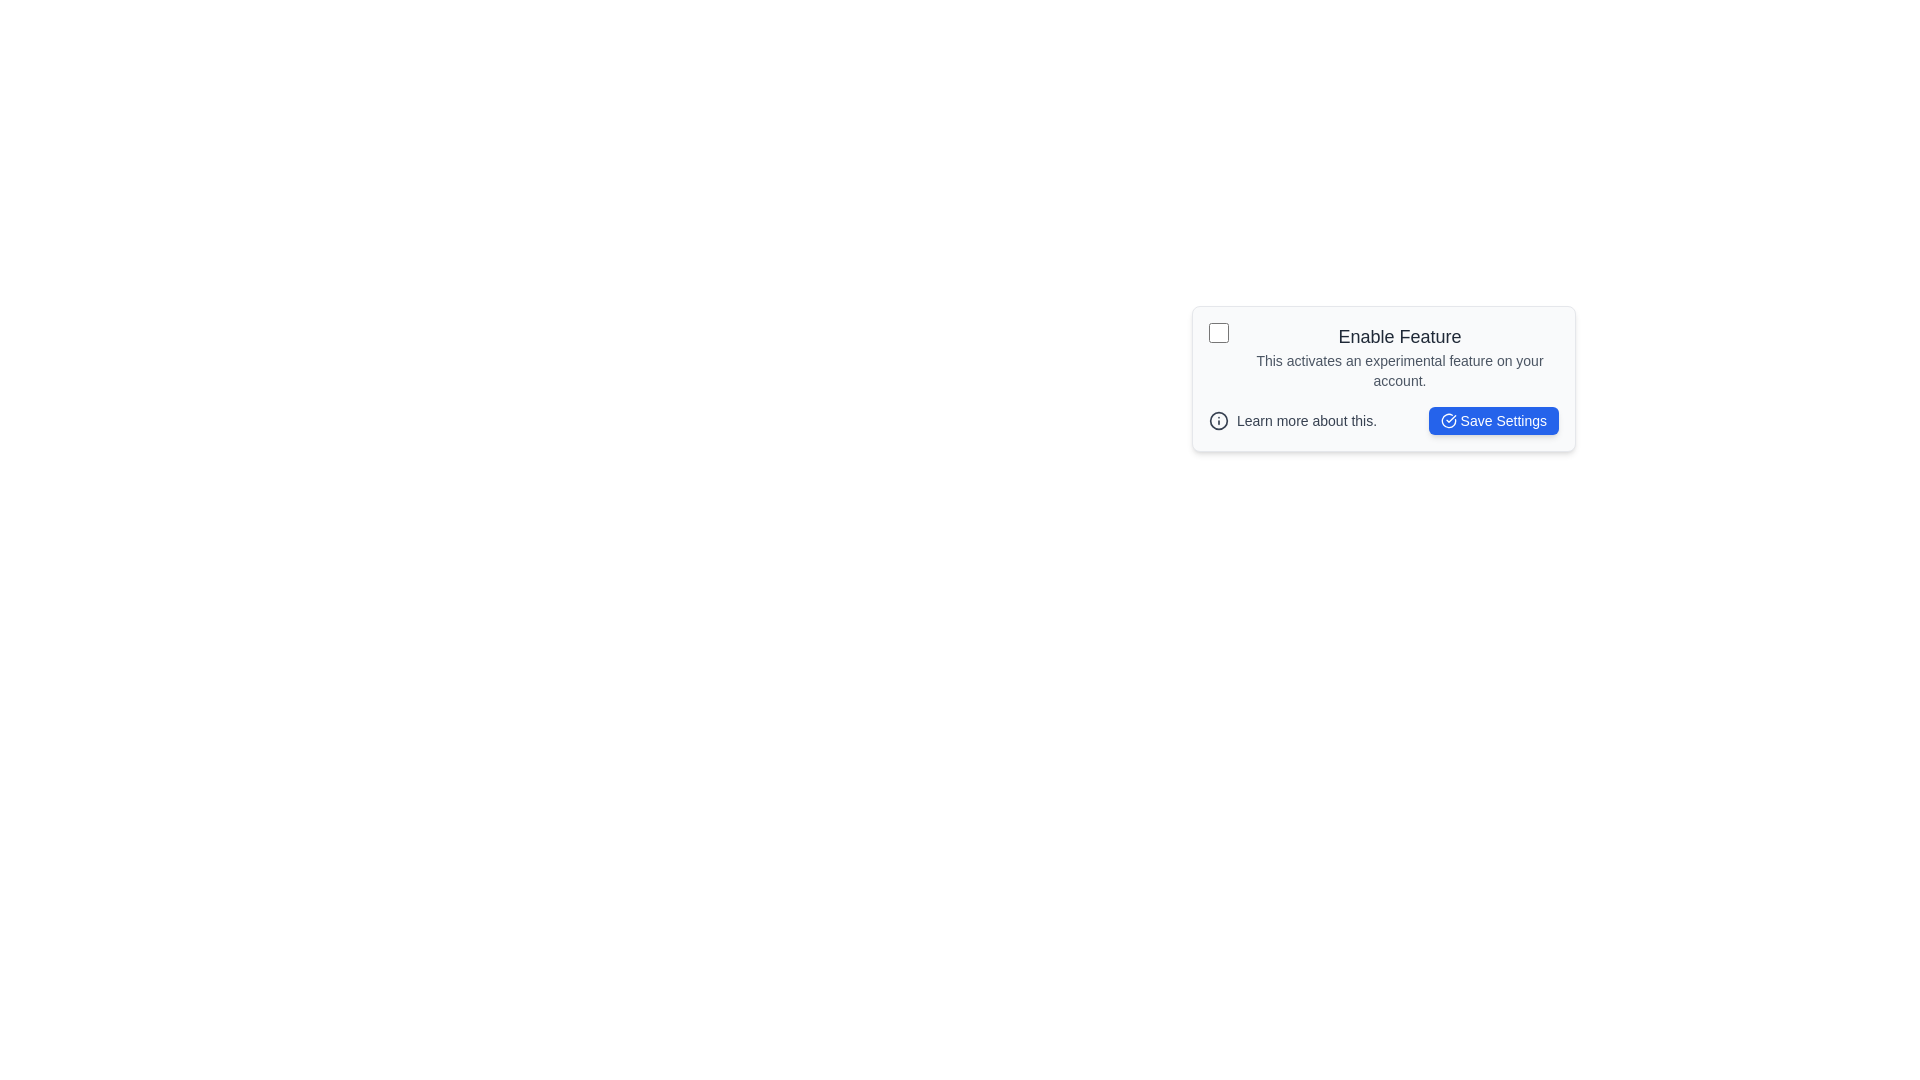 The image size is (1920, 1080). Describe the element at coordinates (1293, 419) in the screenshot. I see `the informational Text with Icon that says 'Learn more about this.' which is positioned to the left of the 'Save Settings' button` at that location.